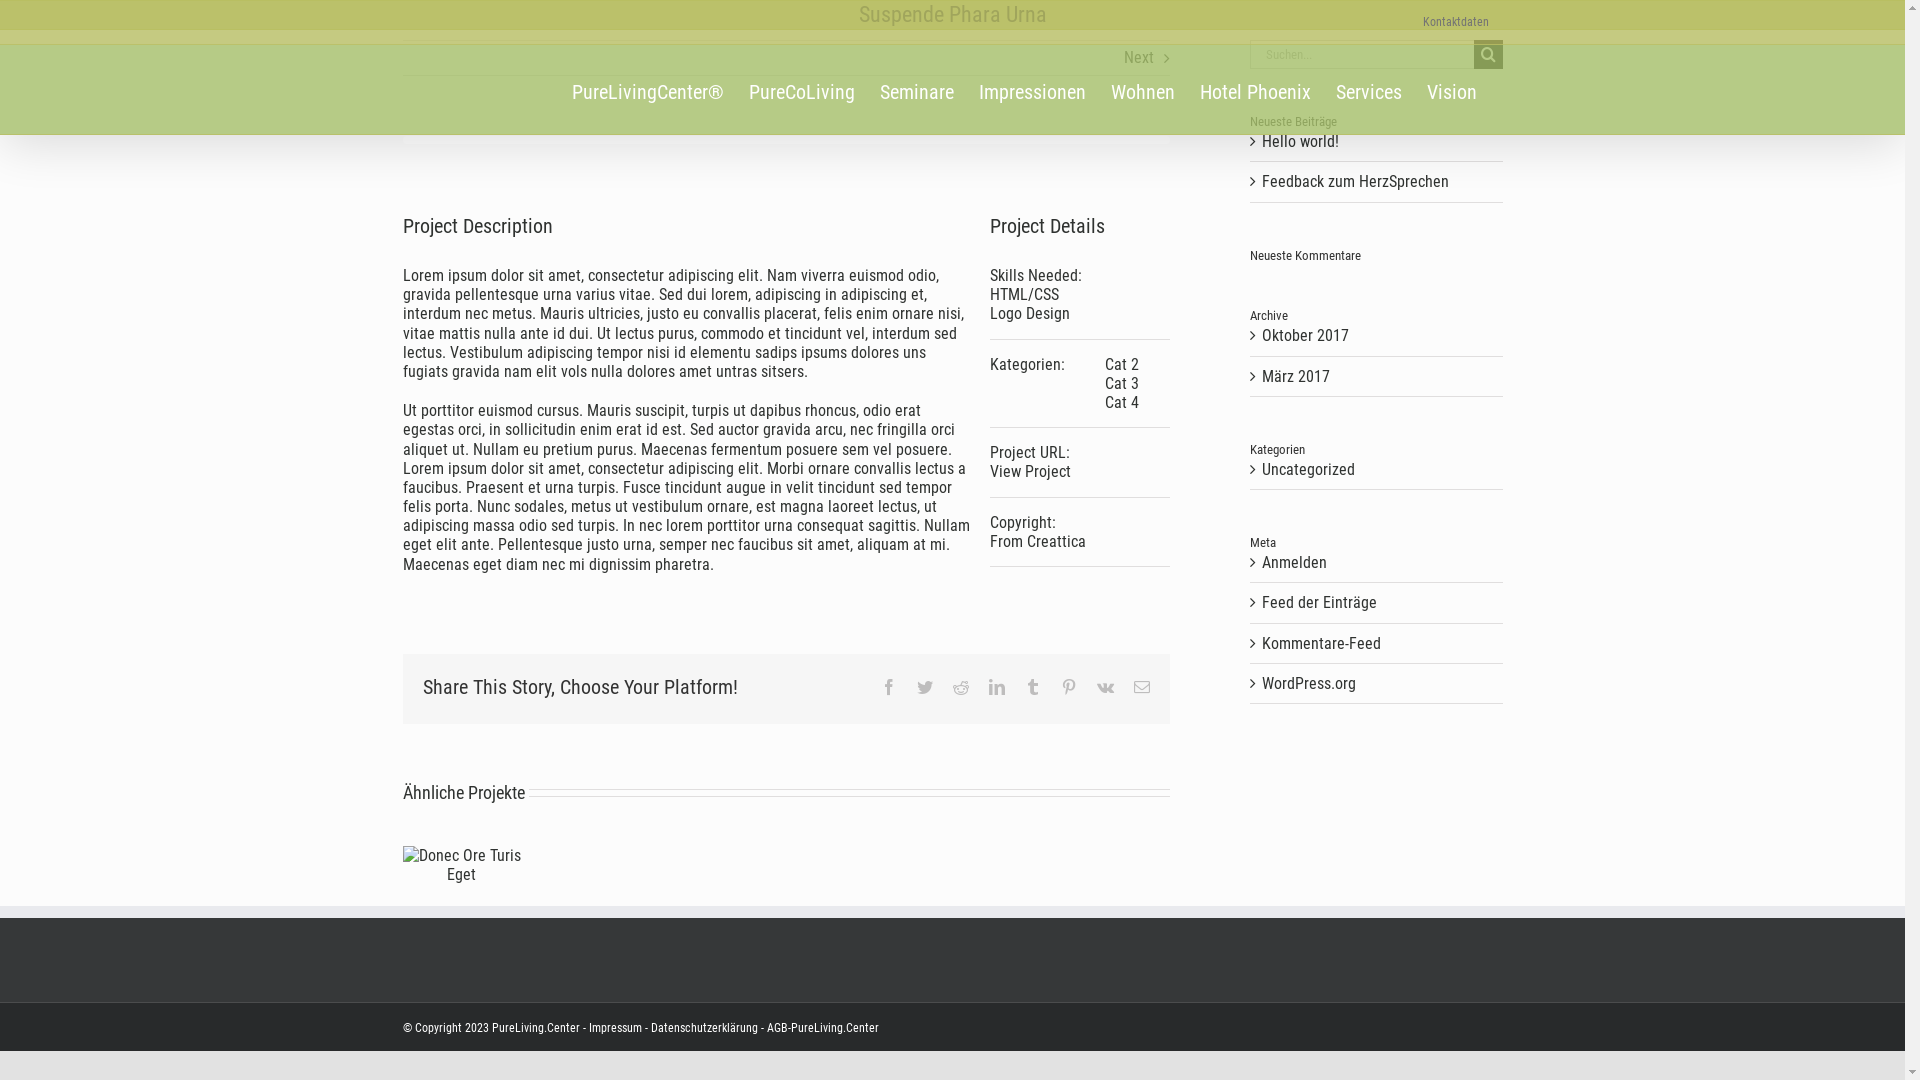 The width and height of the screenshot is (1920, 1080). What do you see at coordinates (960, 685) in the screenshot?
I see `'Reddit'` at bounding box center [960, 685].